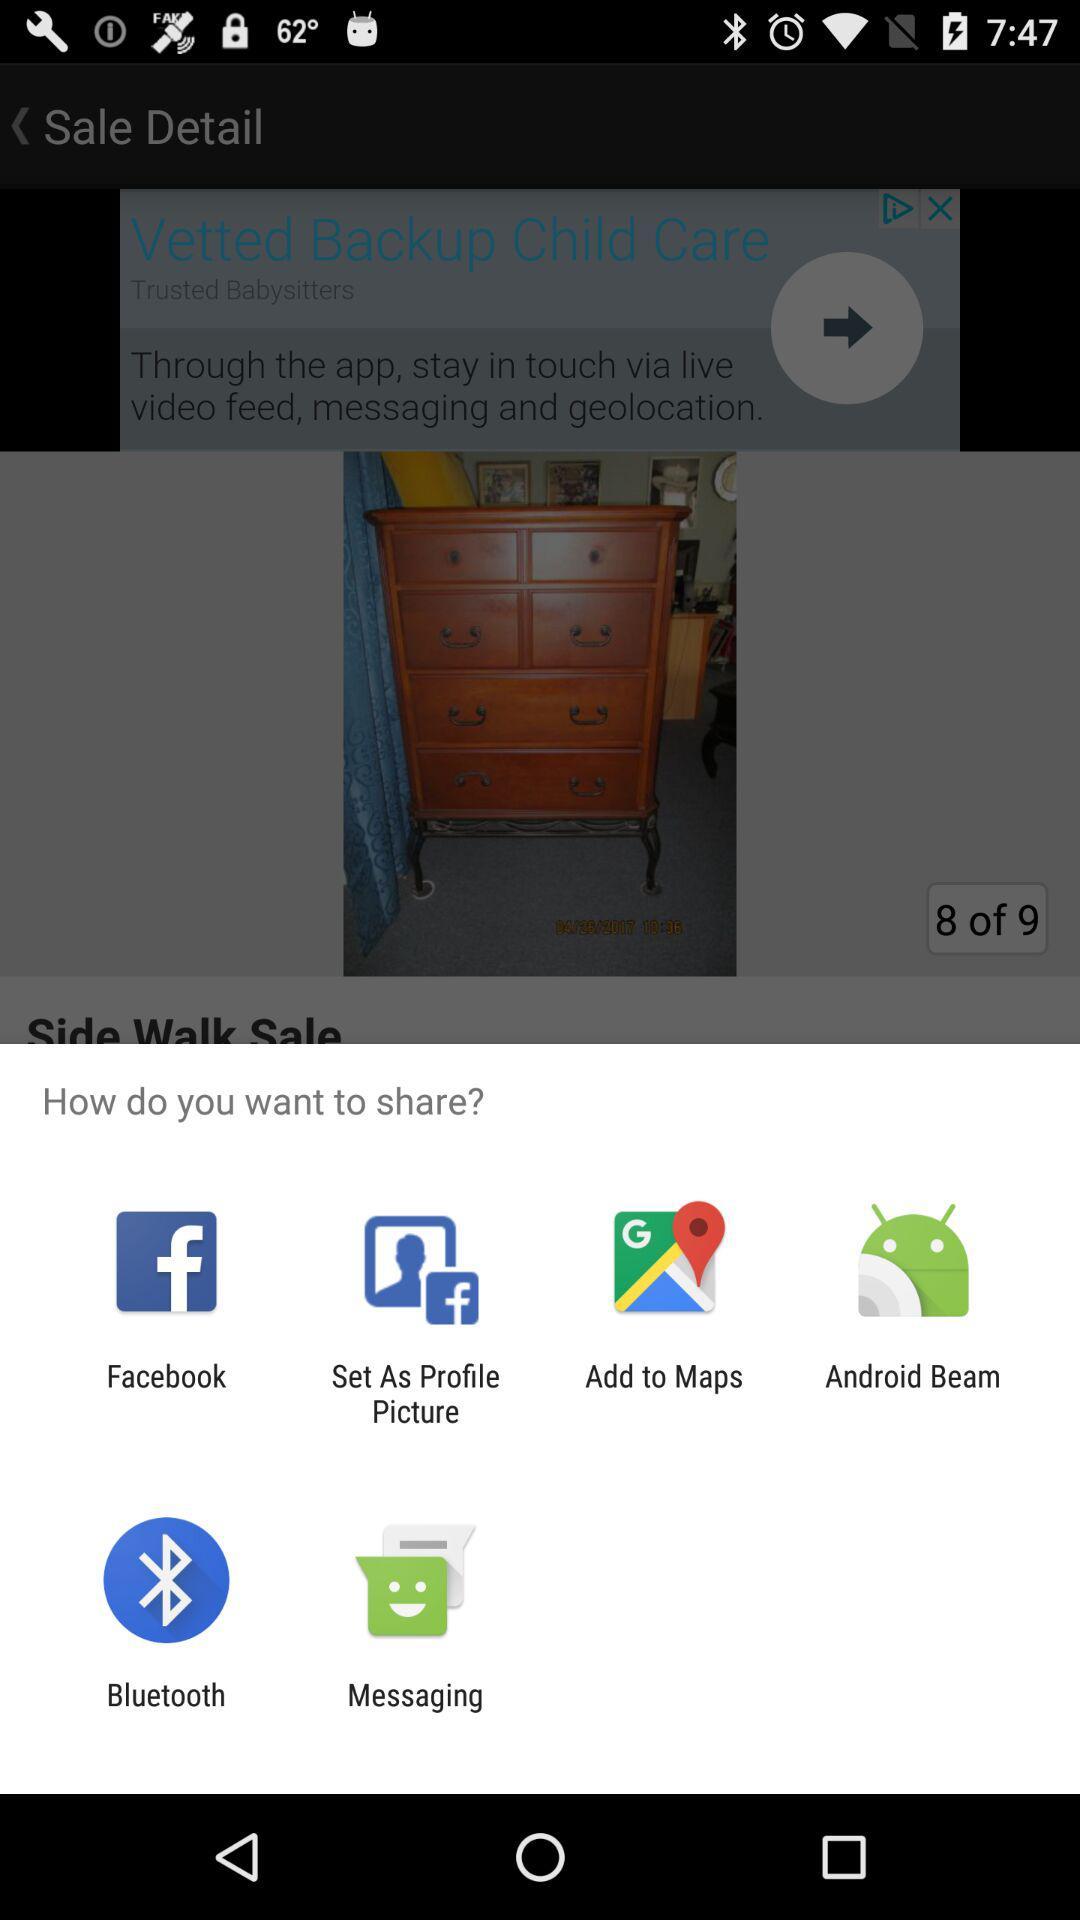  What do you see at coordinates (664, 1392) in the screenshot?
I see `the icon next to android beam icon` at bounding box center [664, 1392].